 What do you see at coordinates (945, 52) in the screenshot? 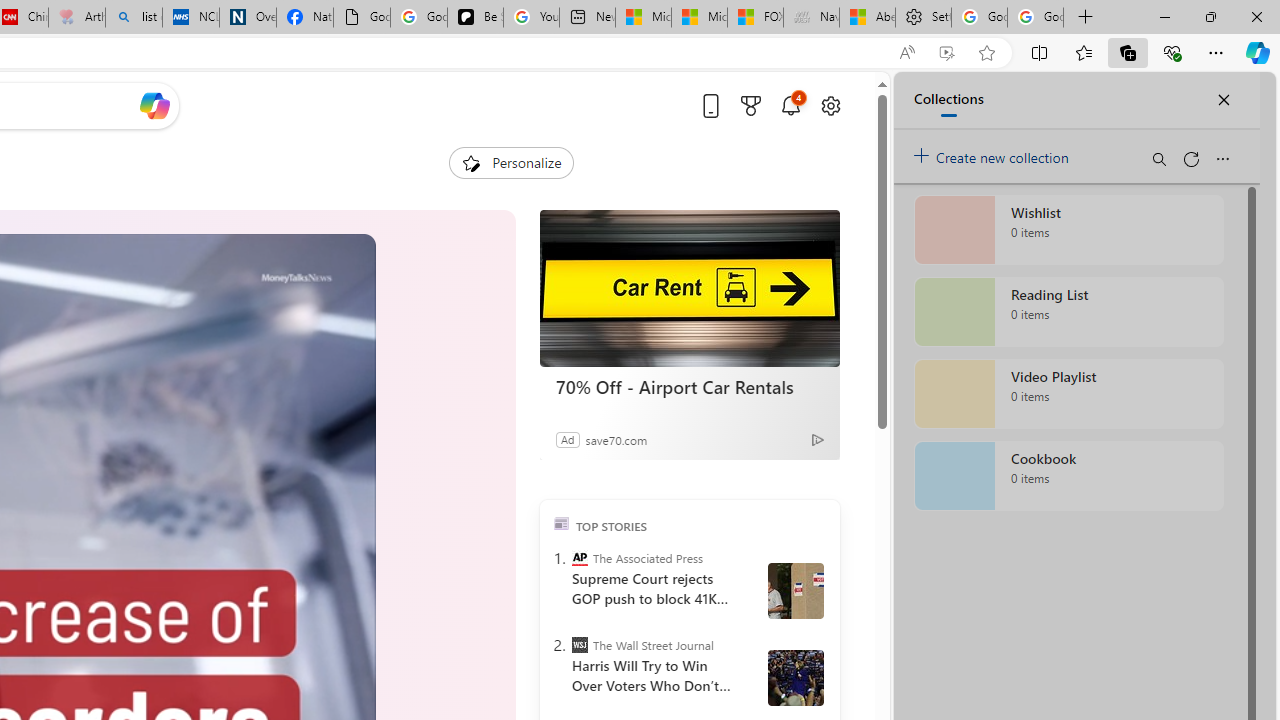
I see `'Enhance video'` at bounding box center [945, 52].